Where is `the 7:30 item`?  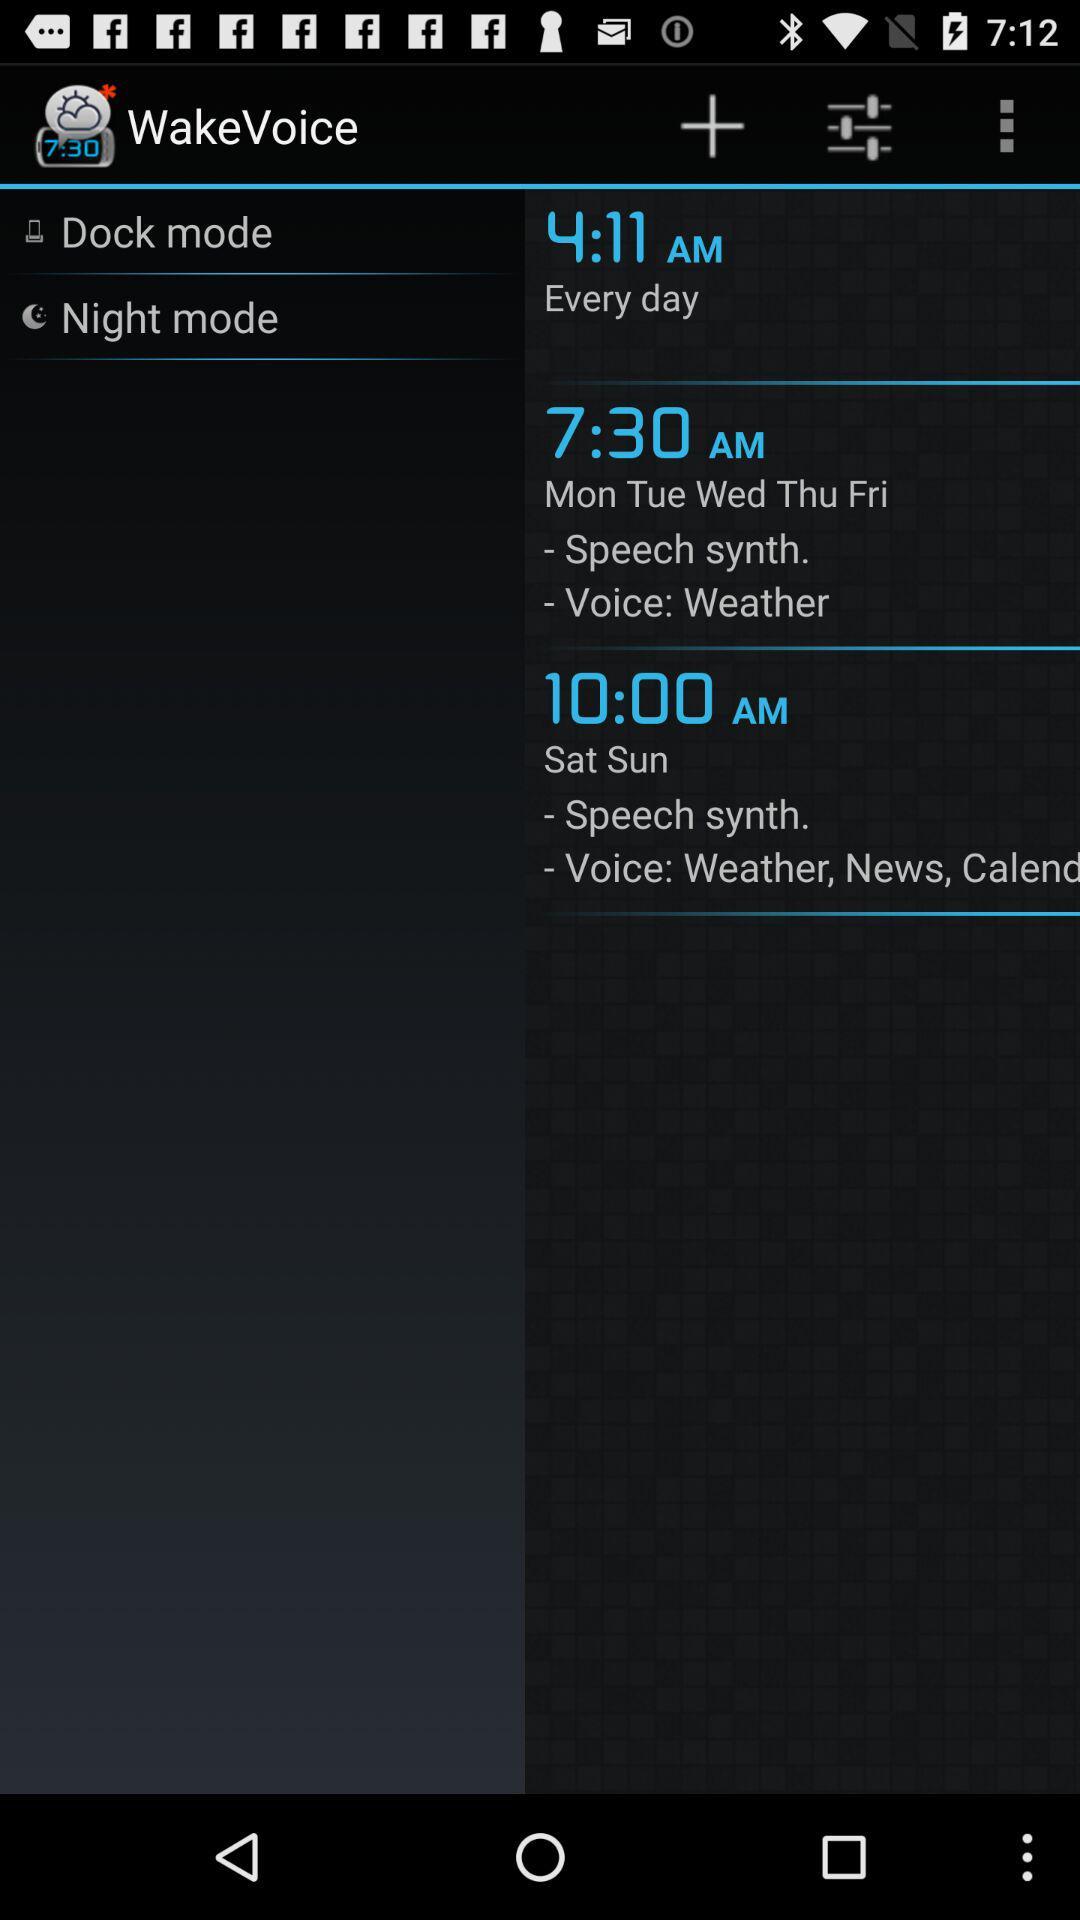
the 7:30 item is located at coordinates (625, 427).